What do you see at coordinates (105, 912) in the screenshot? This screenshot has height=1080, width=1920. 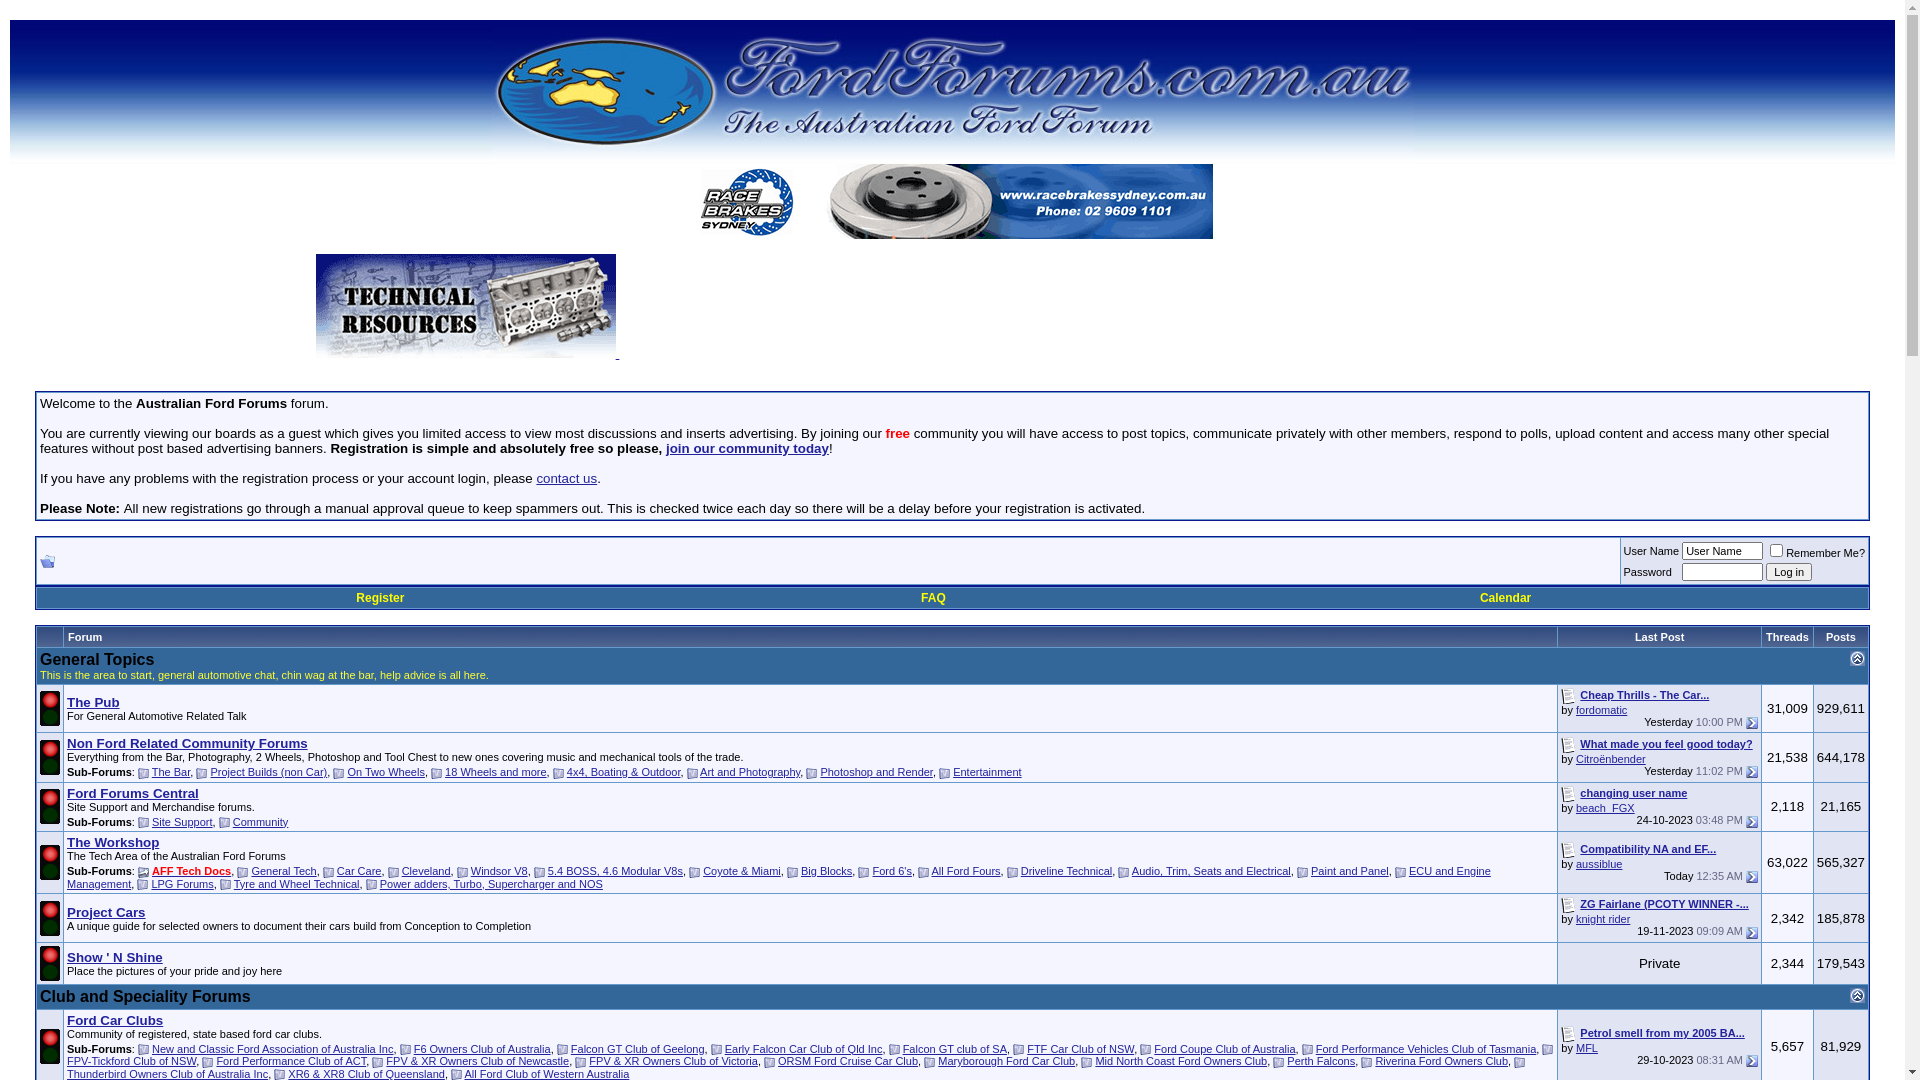 I see `'Project Cars'` at bounding box center [105, 912].